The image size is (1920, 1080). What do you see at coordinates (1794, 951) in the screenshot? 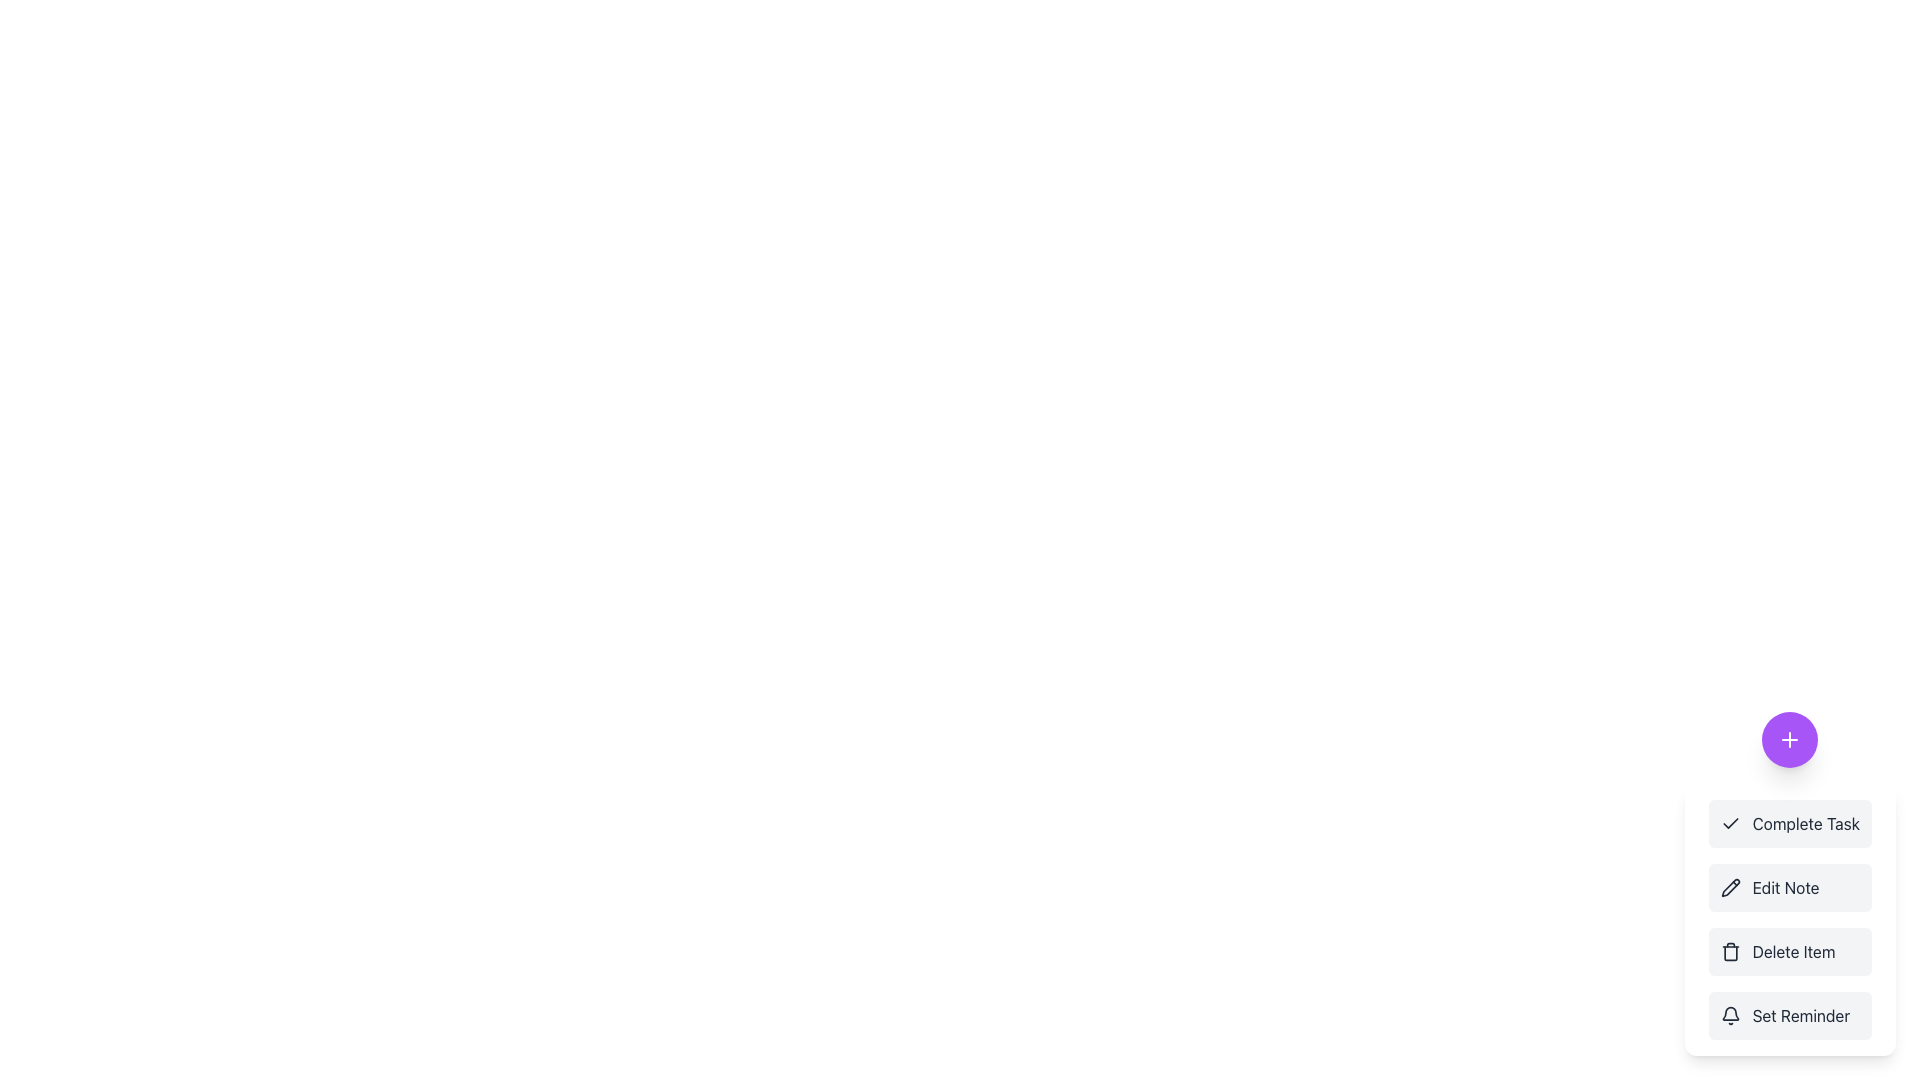
I see `the 'Delete Item' text label, which is styled in bold font and positioned to the right of a trash bin icon` at bounding box center [1794, 951].